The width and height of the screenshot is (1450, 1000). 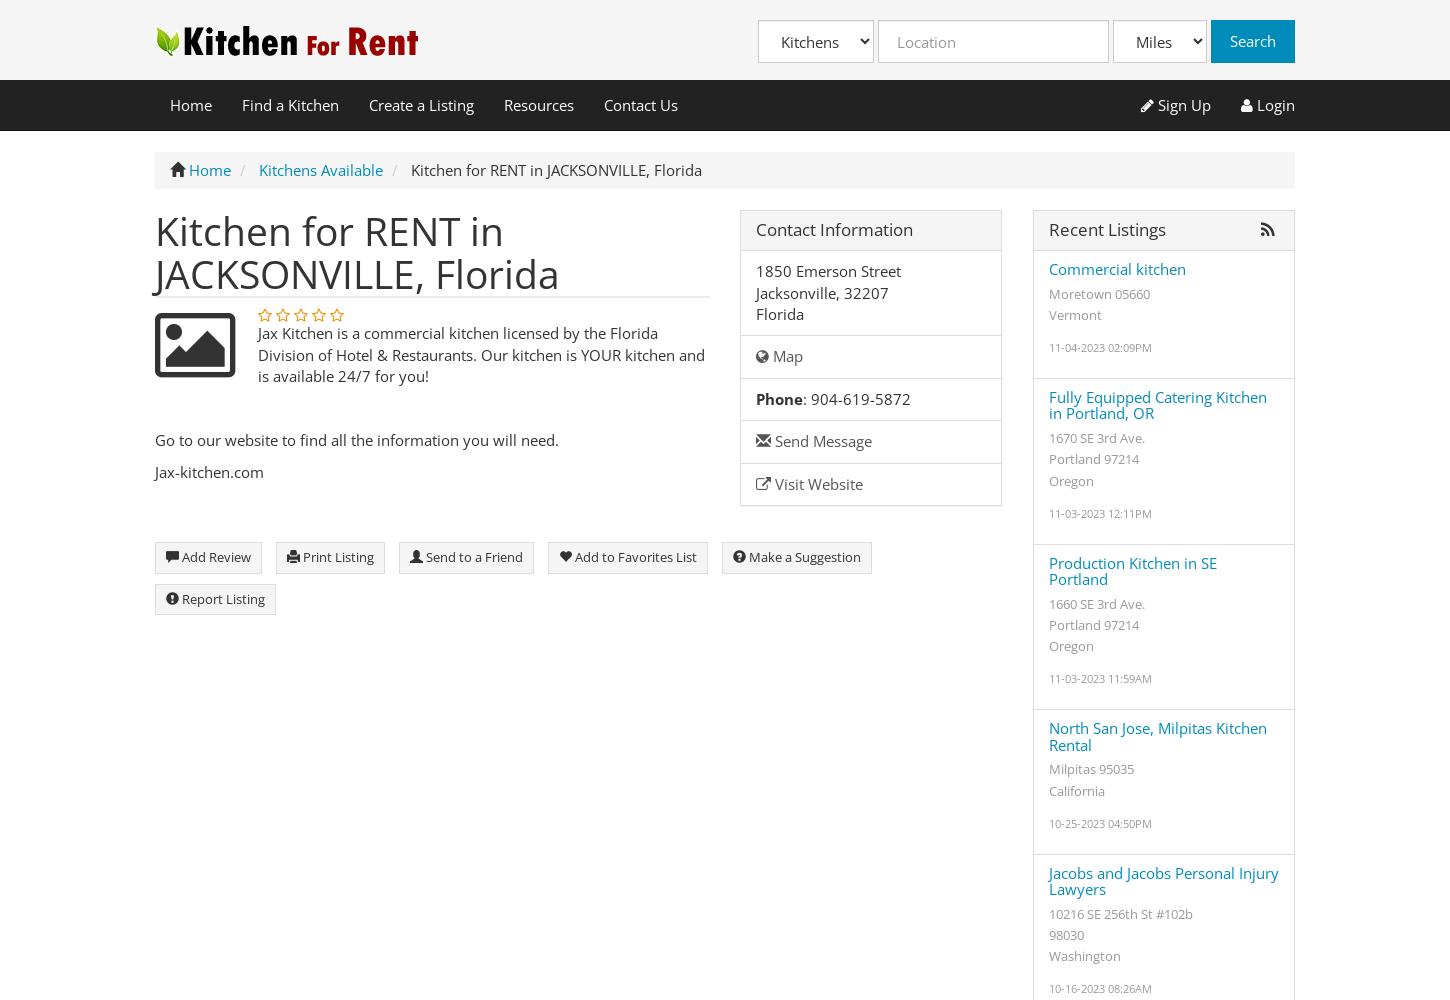 I want to click on '11-04-2023 02:09PM', so click(x=1098, y=346).